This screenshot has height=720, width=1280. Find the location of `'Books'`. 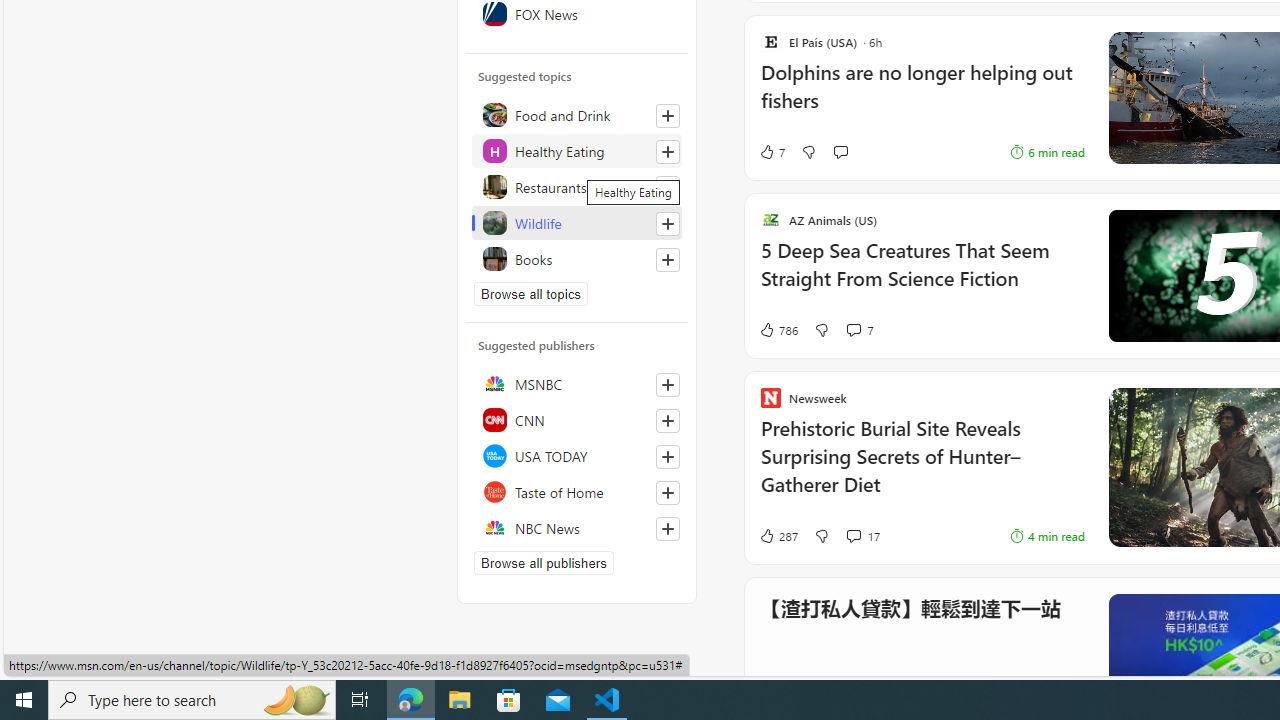

'Books' is located at coordinates (576, 257).